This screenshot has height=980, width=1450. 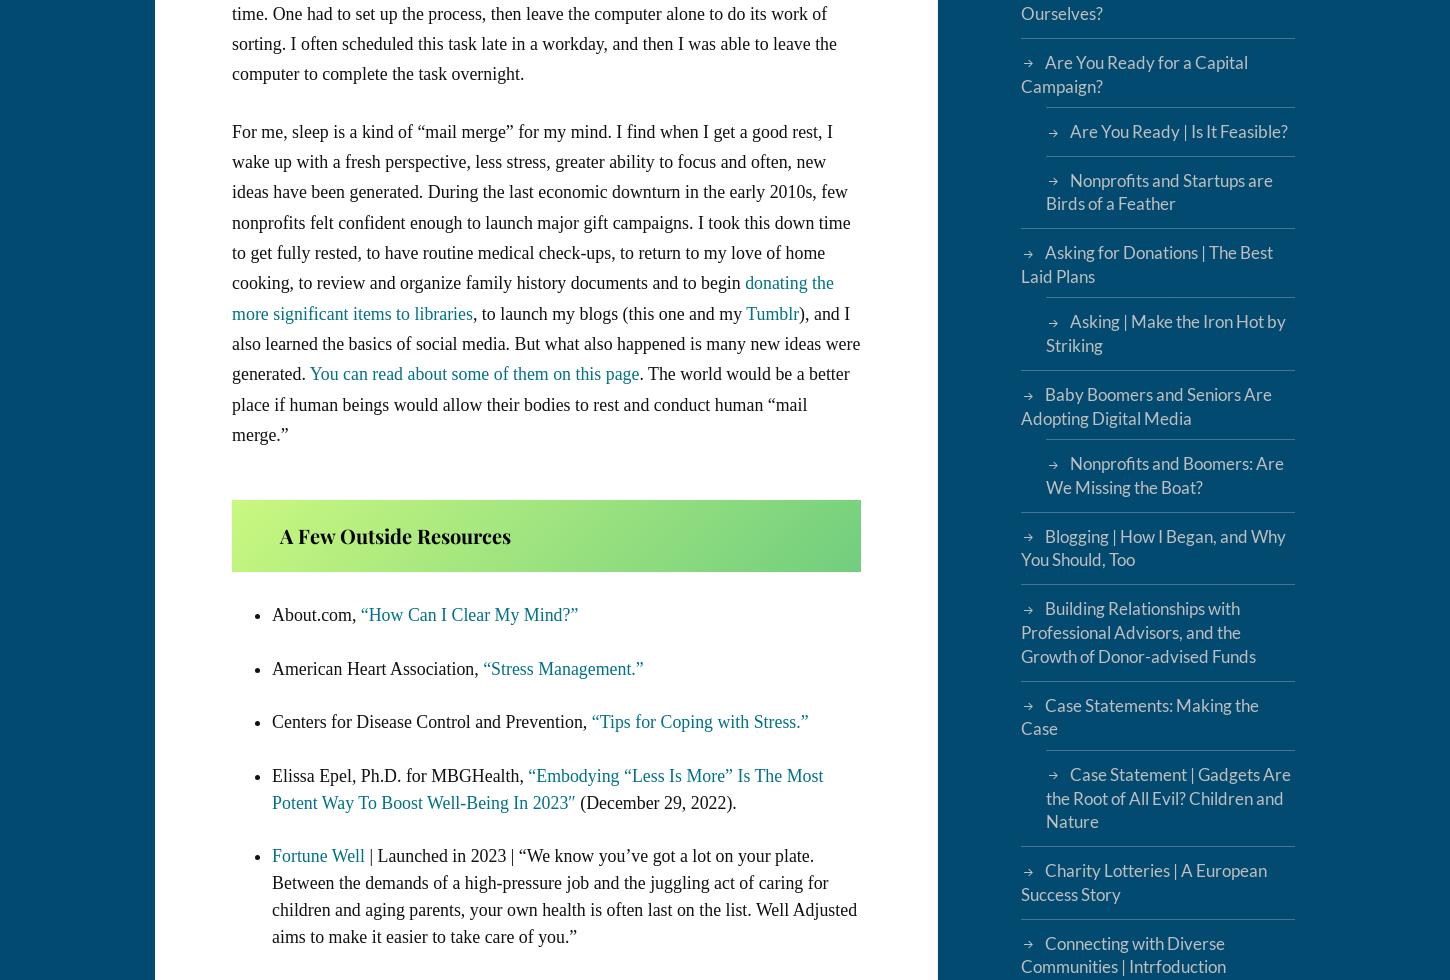 I want to click on 'You can read about some of them on this page', so click(x=473, y=373).